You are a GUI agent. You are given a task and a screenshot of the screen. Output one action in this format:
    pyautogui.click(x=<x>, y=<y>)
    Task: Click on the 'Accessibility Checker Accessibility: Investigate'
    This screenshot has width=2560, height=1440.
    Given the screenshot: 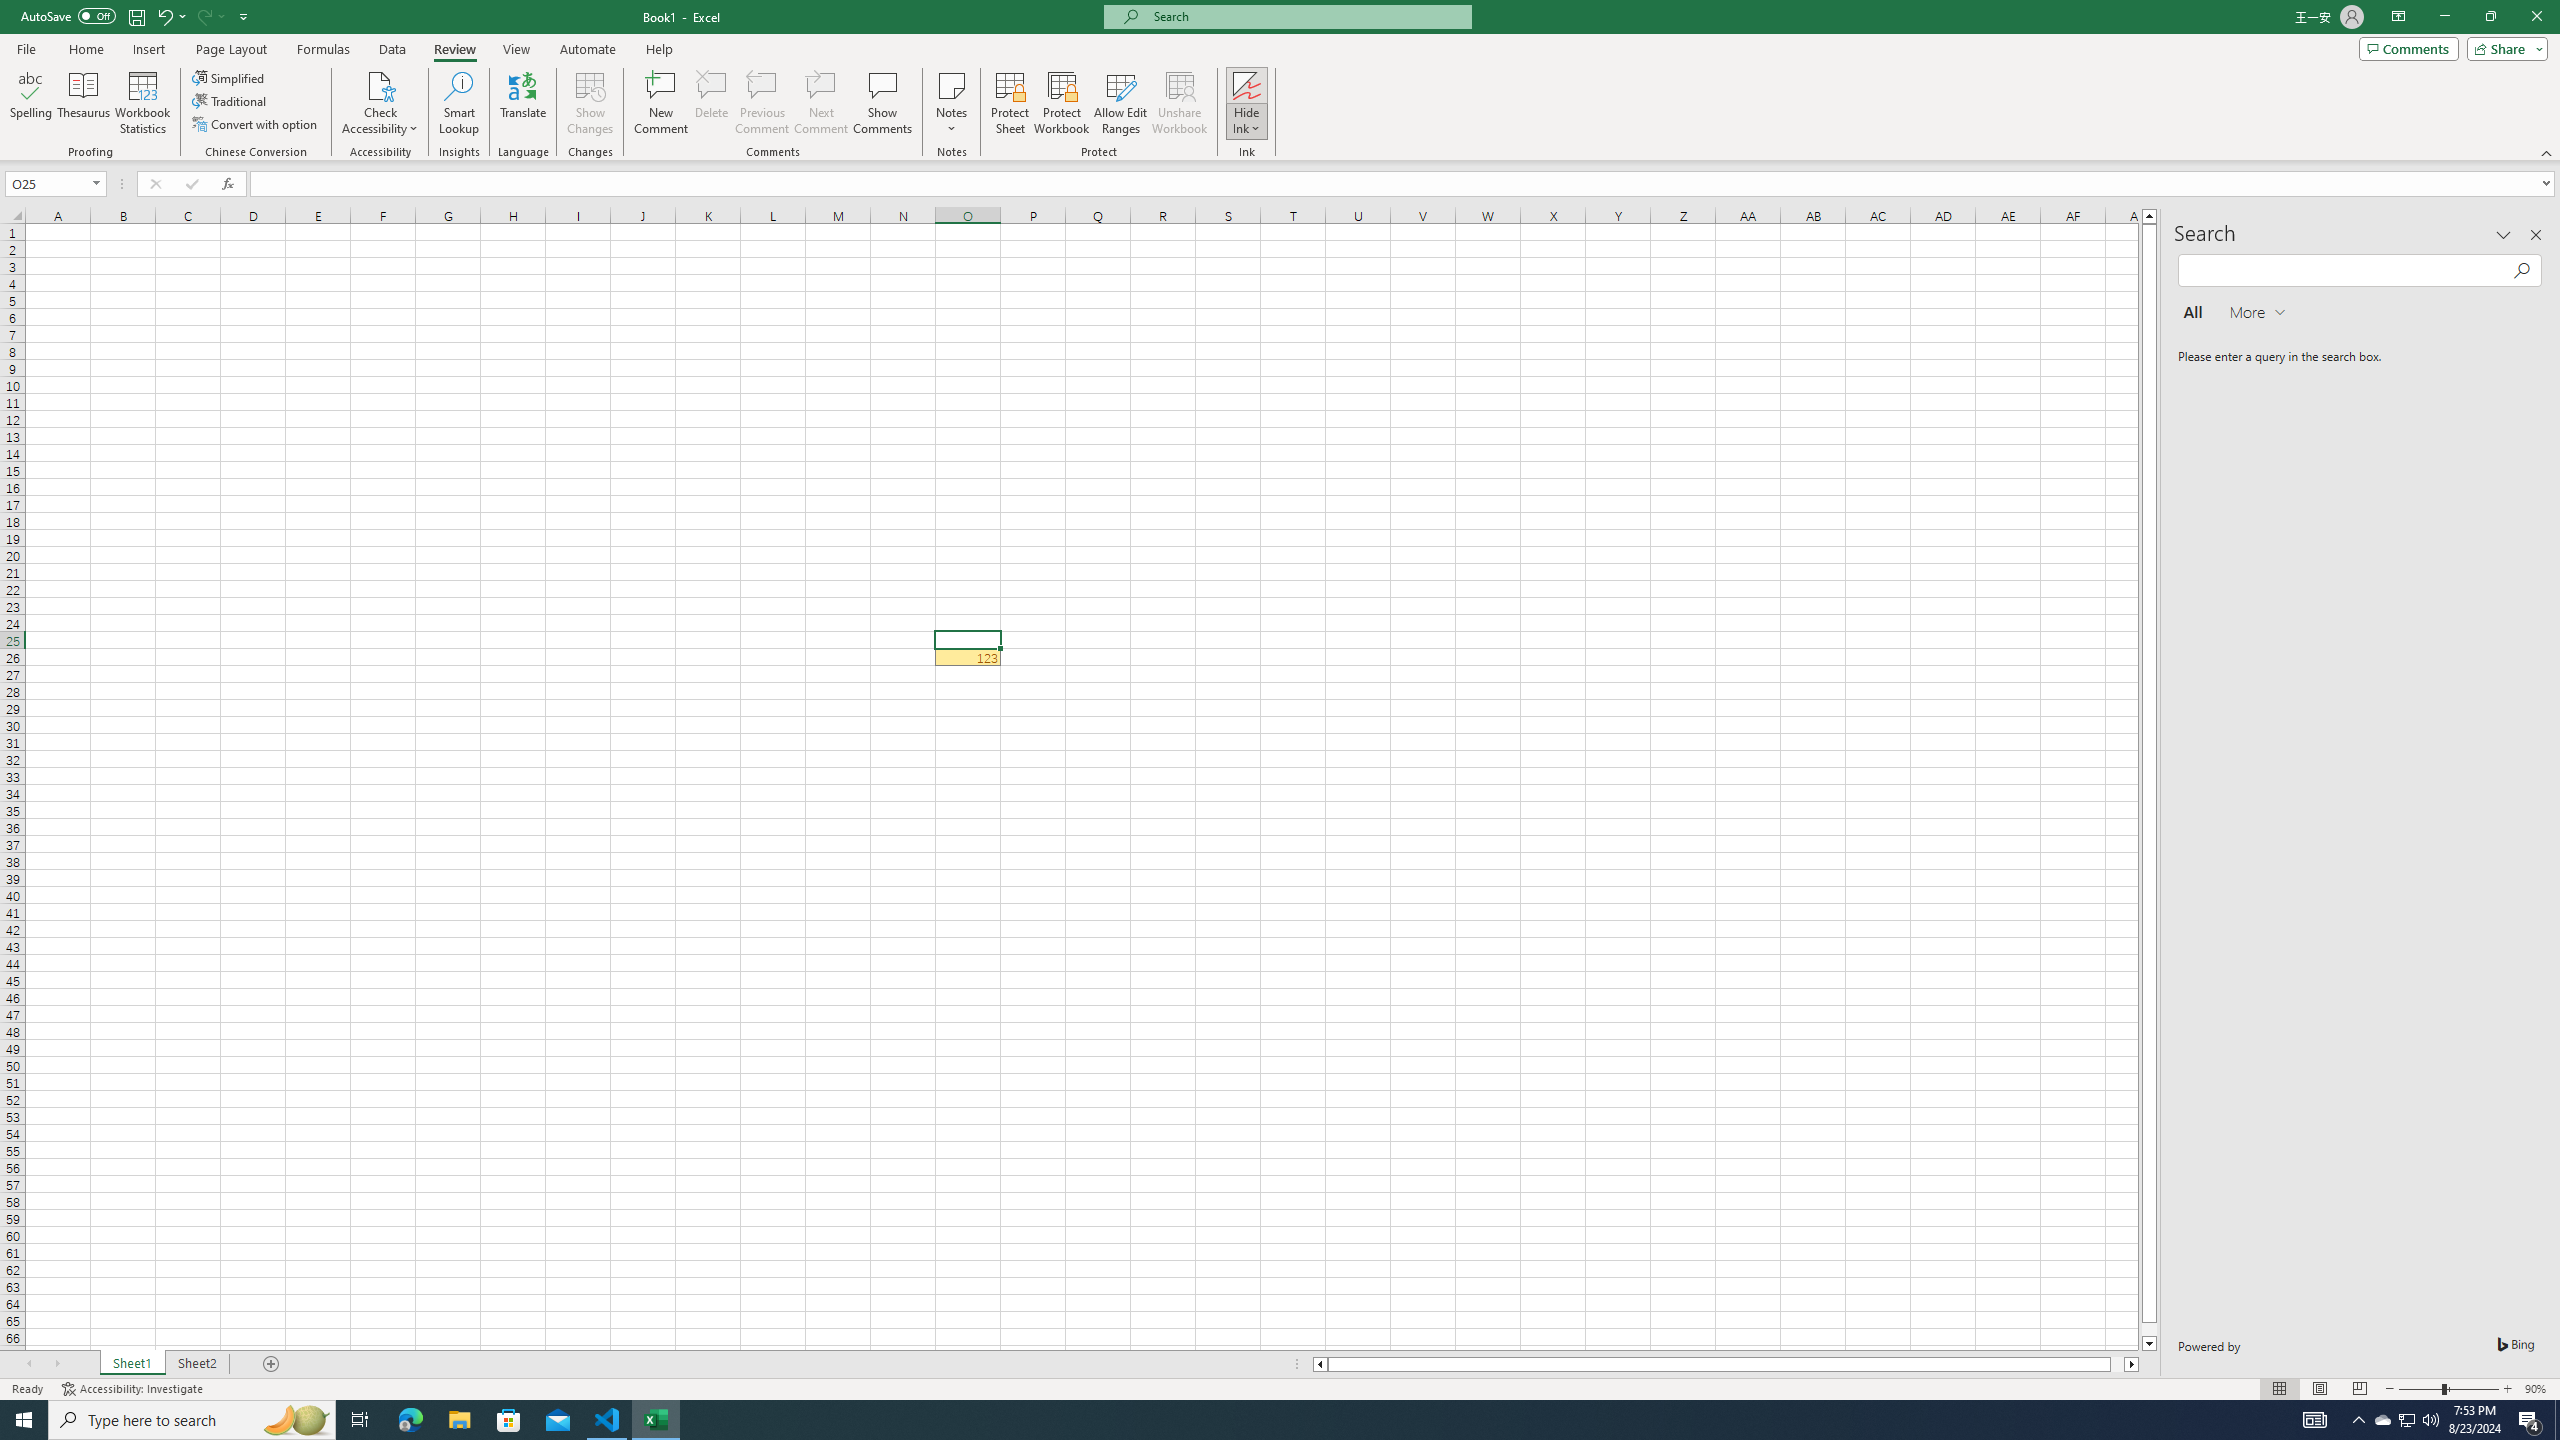 What is the action you would take?
    pyautogui.click(x=134, y=1389)
    